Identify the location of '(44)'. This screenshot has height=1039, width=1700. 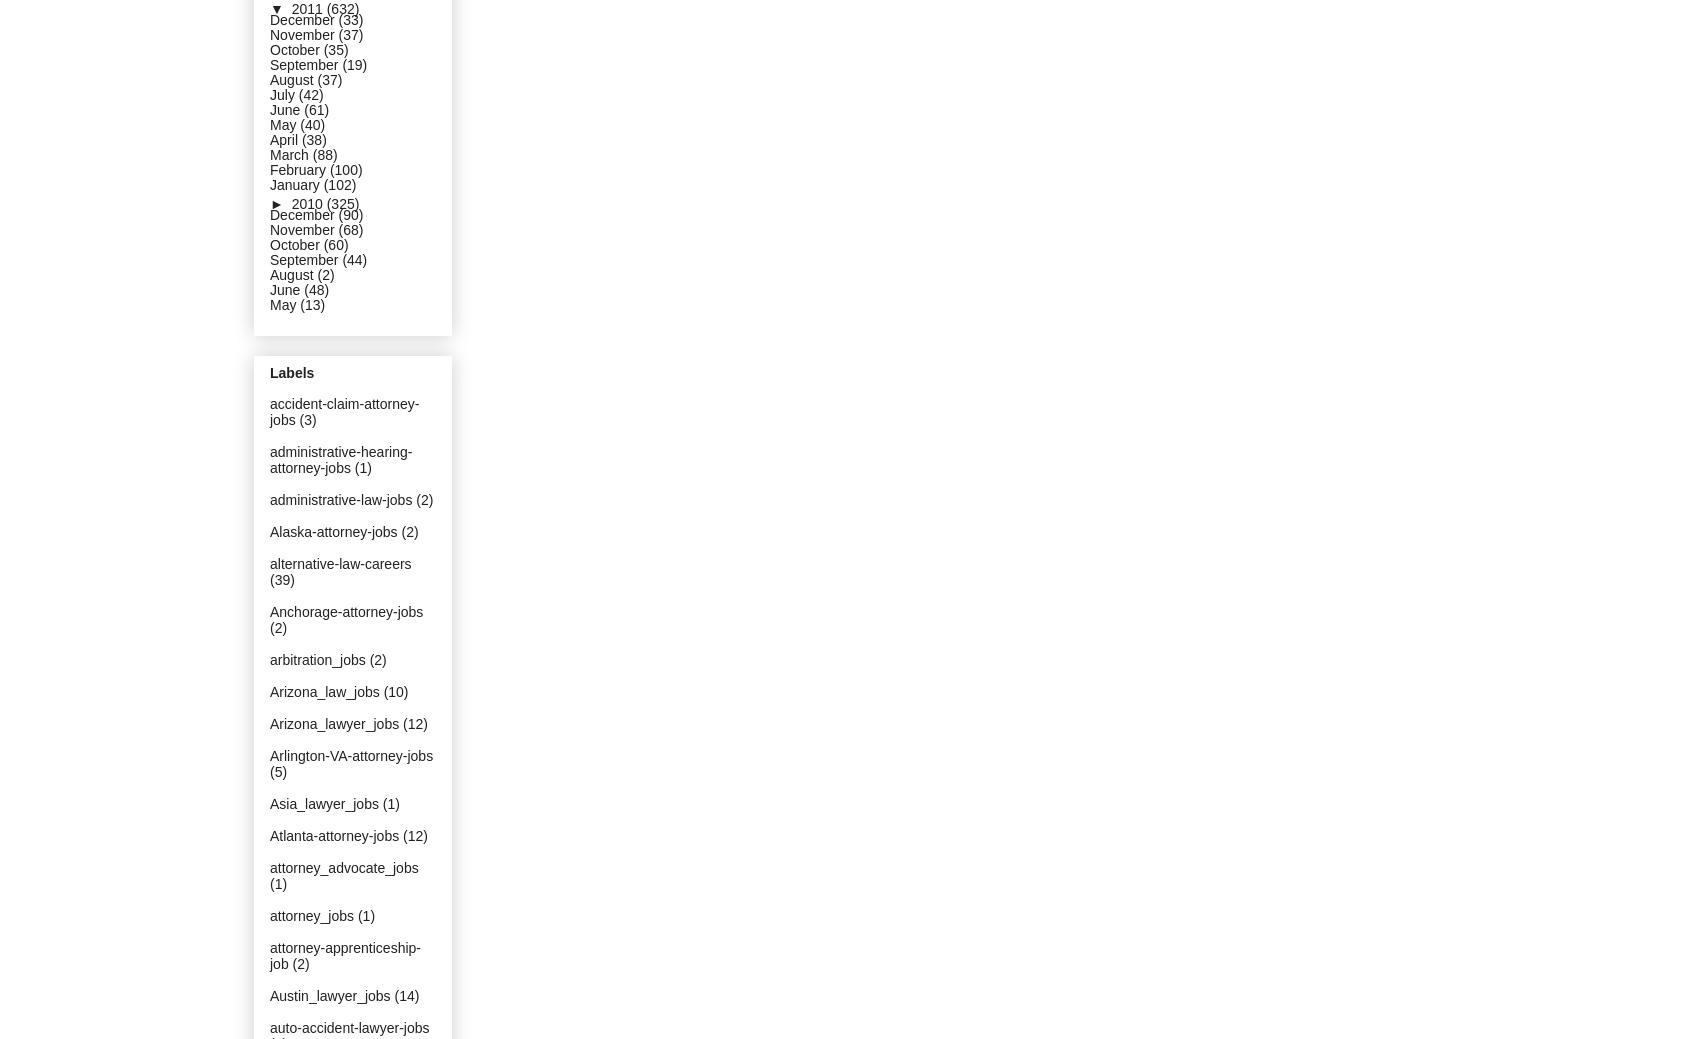
(353, 259).